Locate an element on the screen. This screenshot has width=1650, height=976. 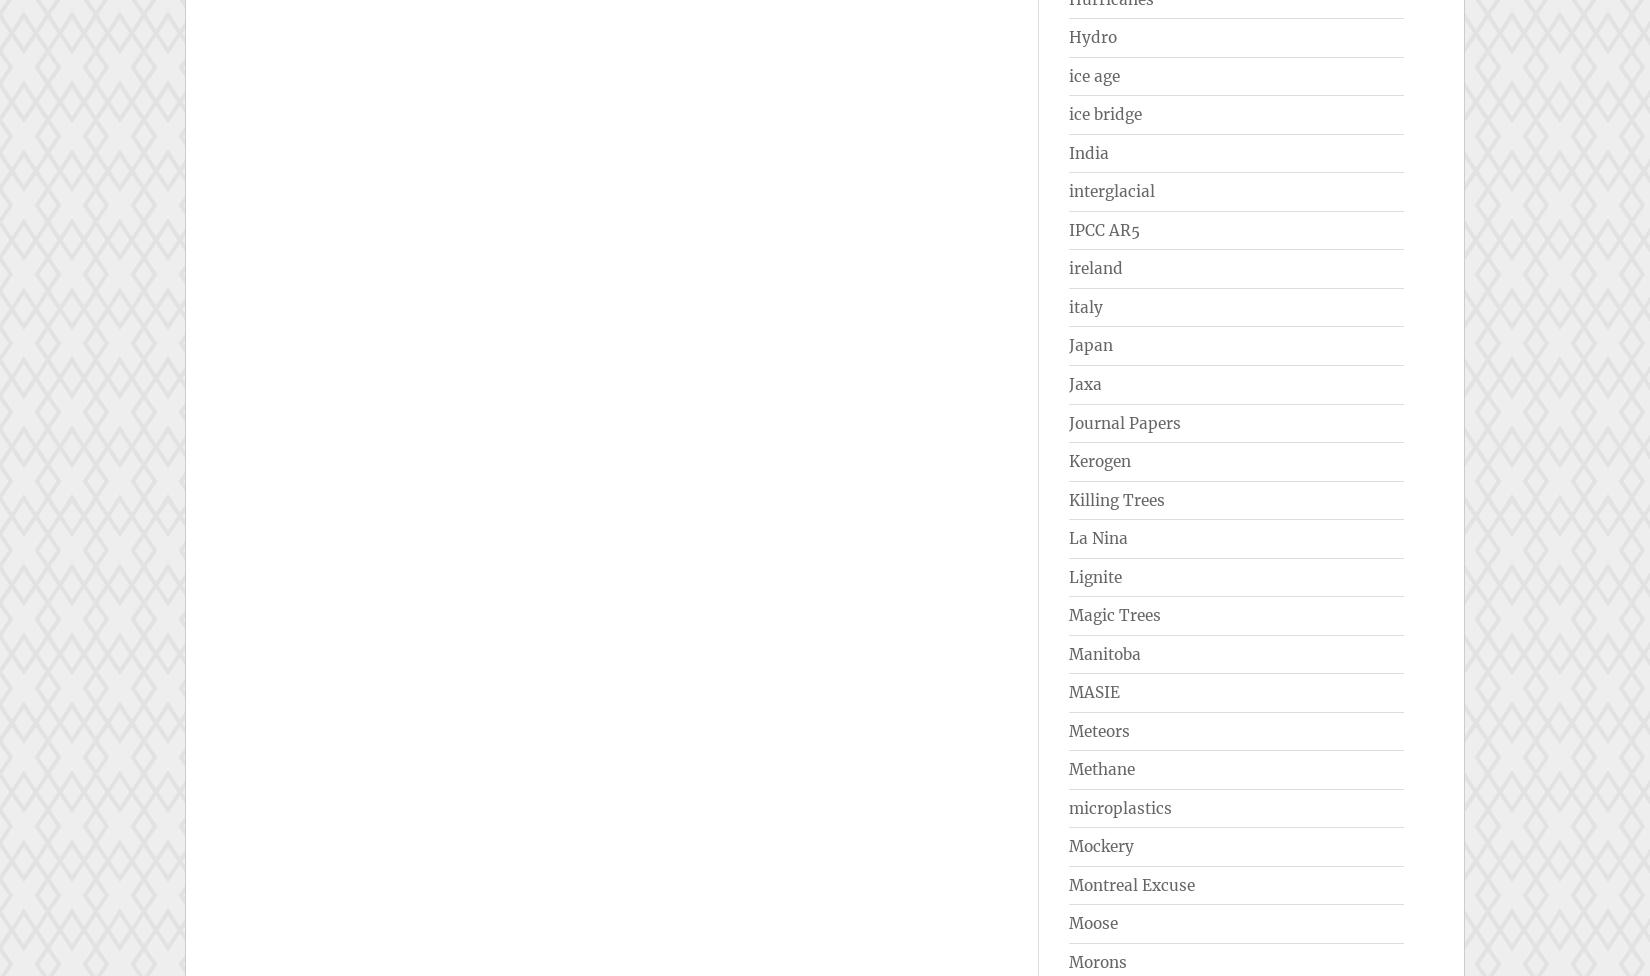
'Moose' is located at coordinates (1069, 922).